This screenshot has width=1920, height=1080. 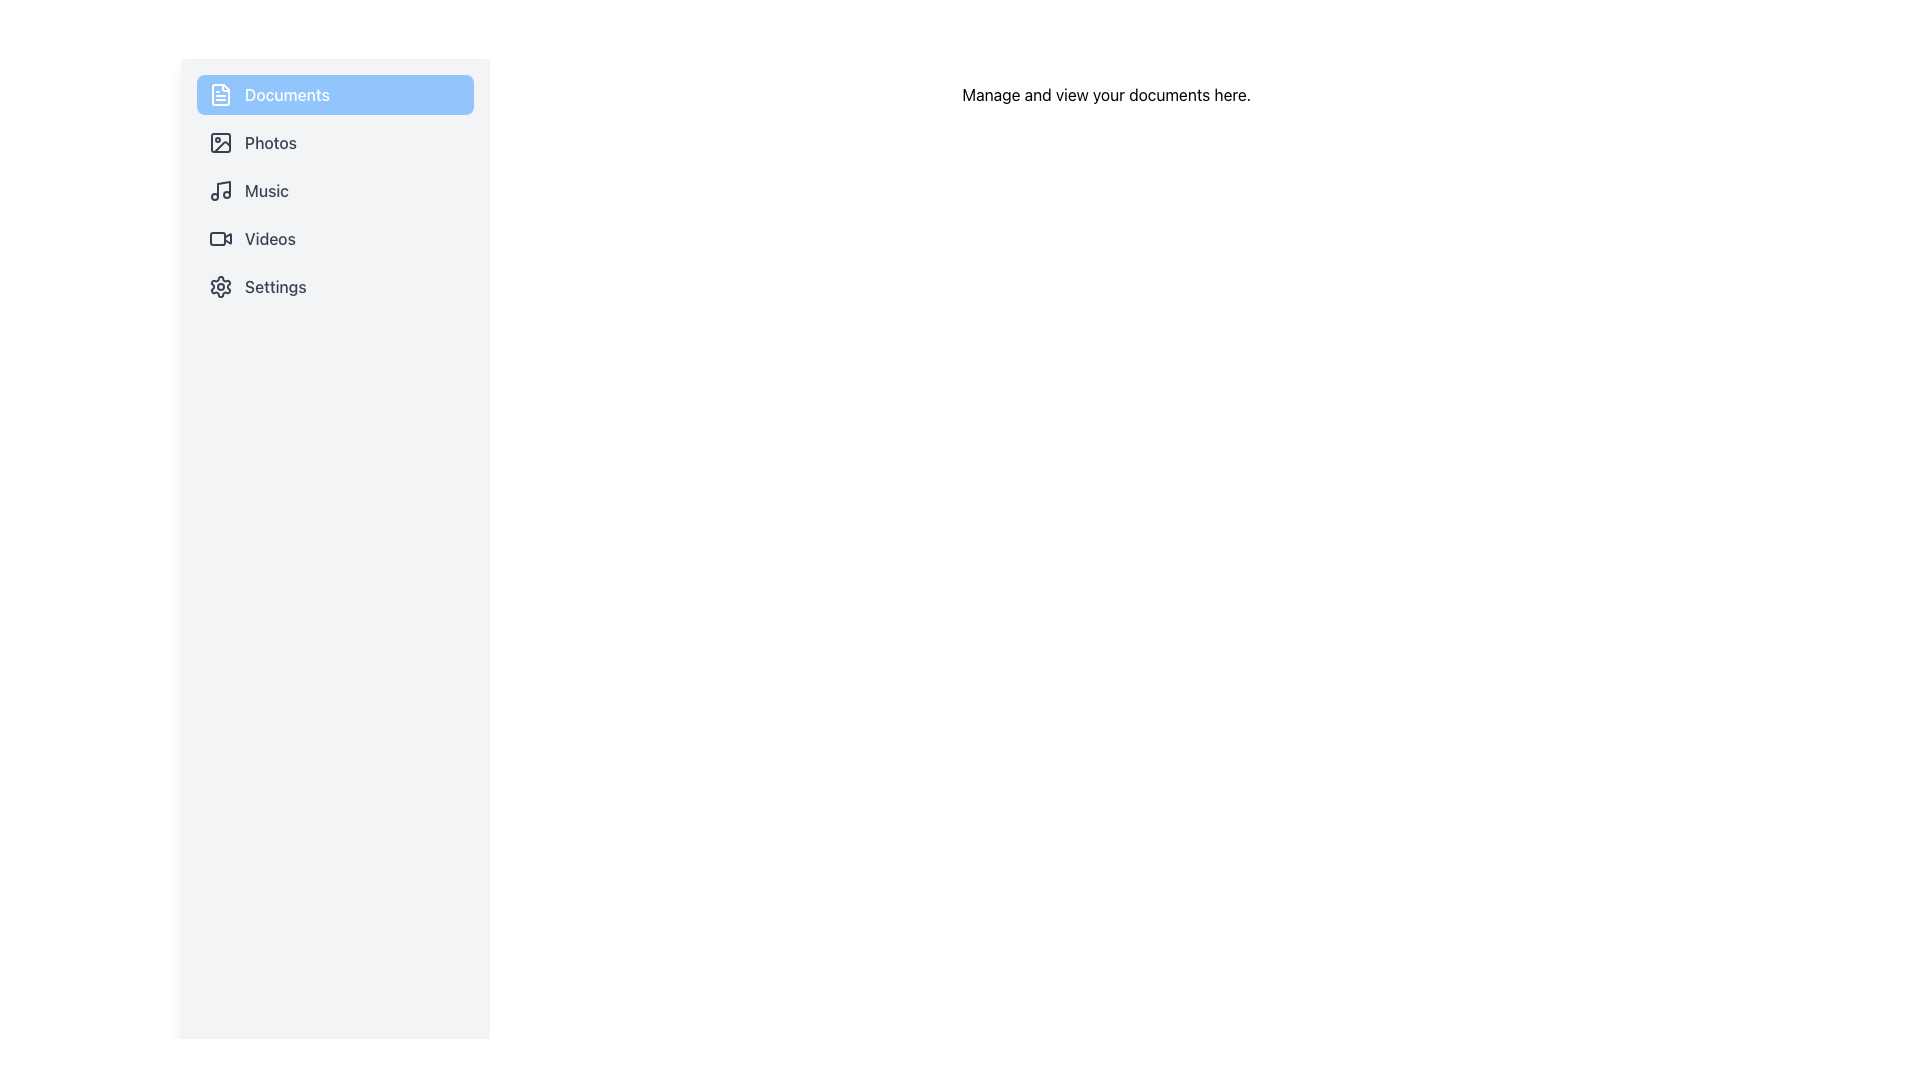 I want to click on the gear-shaped decorative icon associated with the 'Settings' label in the sidebar menu for context, so click(x=220, y=286).